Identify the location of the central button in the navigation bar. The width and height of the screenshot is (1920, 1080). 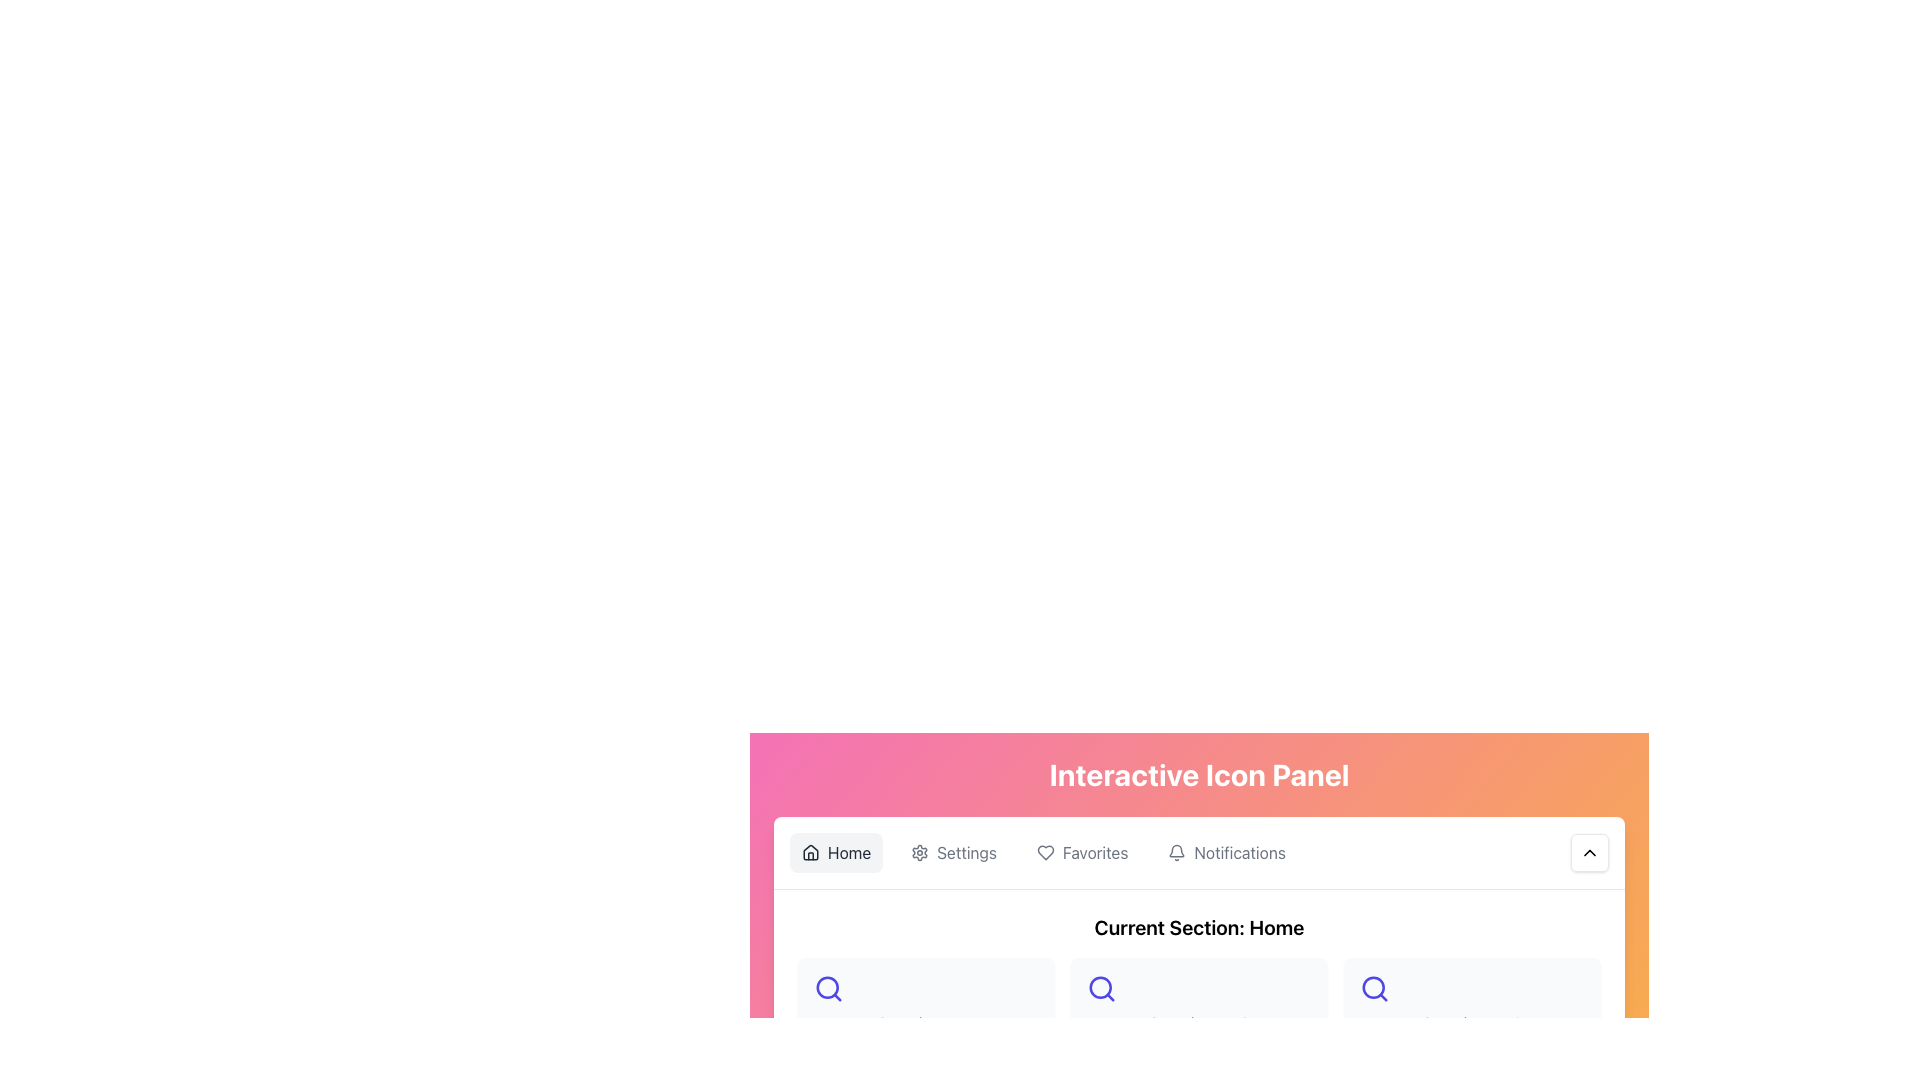
(1080, 852).